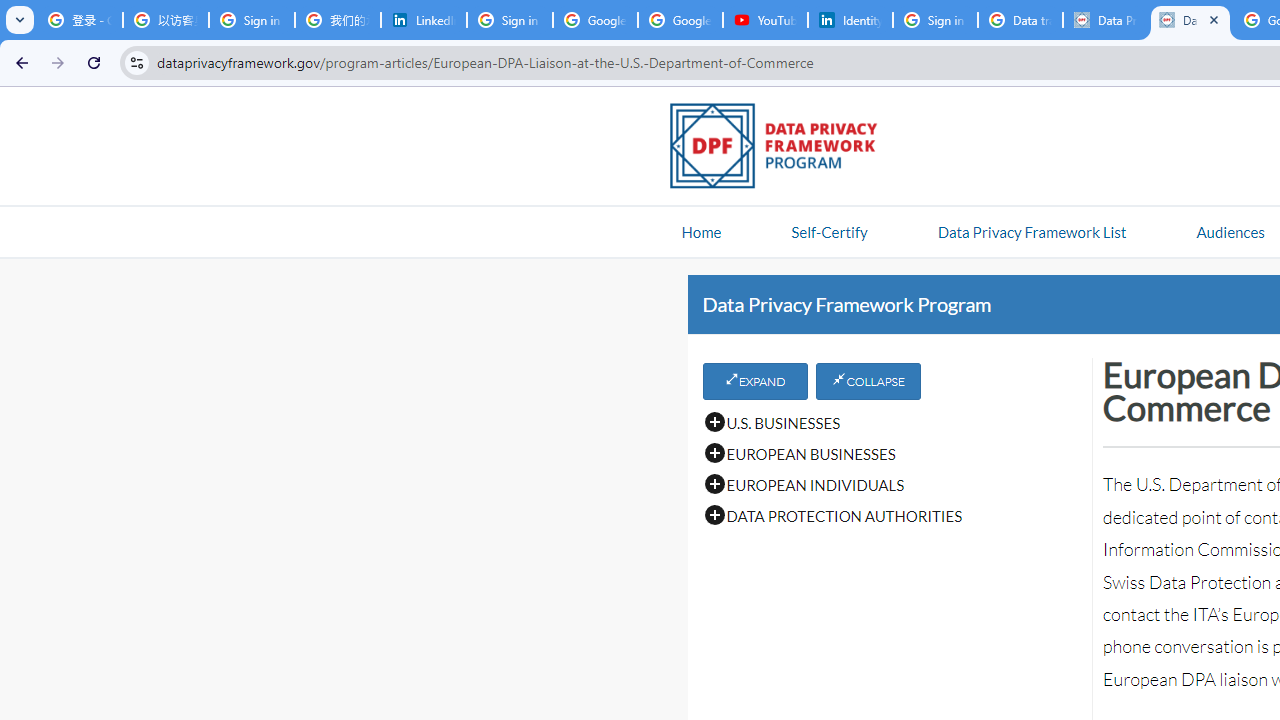 The width and height of the screenshot is (1280, 720). I want to click on 'Audiences', so click(1229, 230).